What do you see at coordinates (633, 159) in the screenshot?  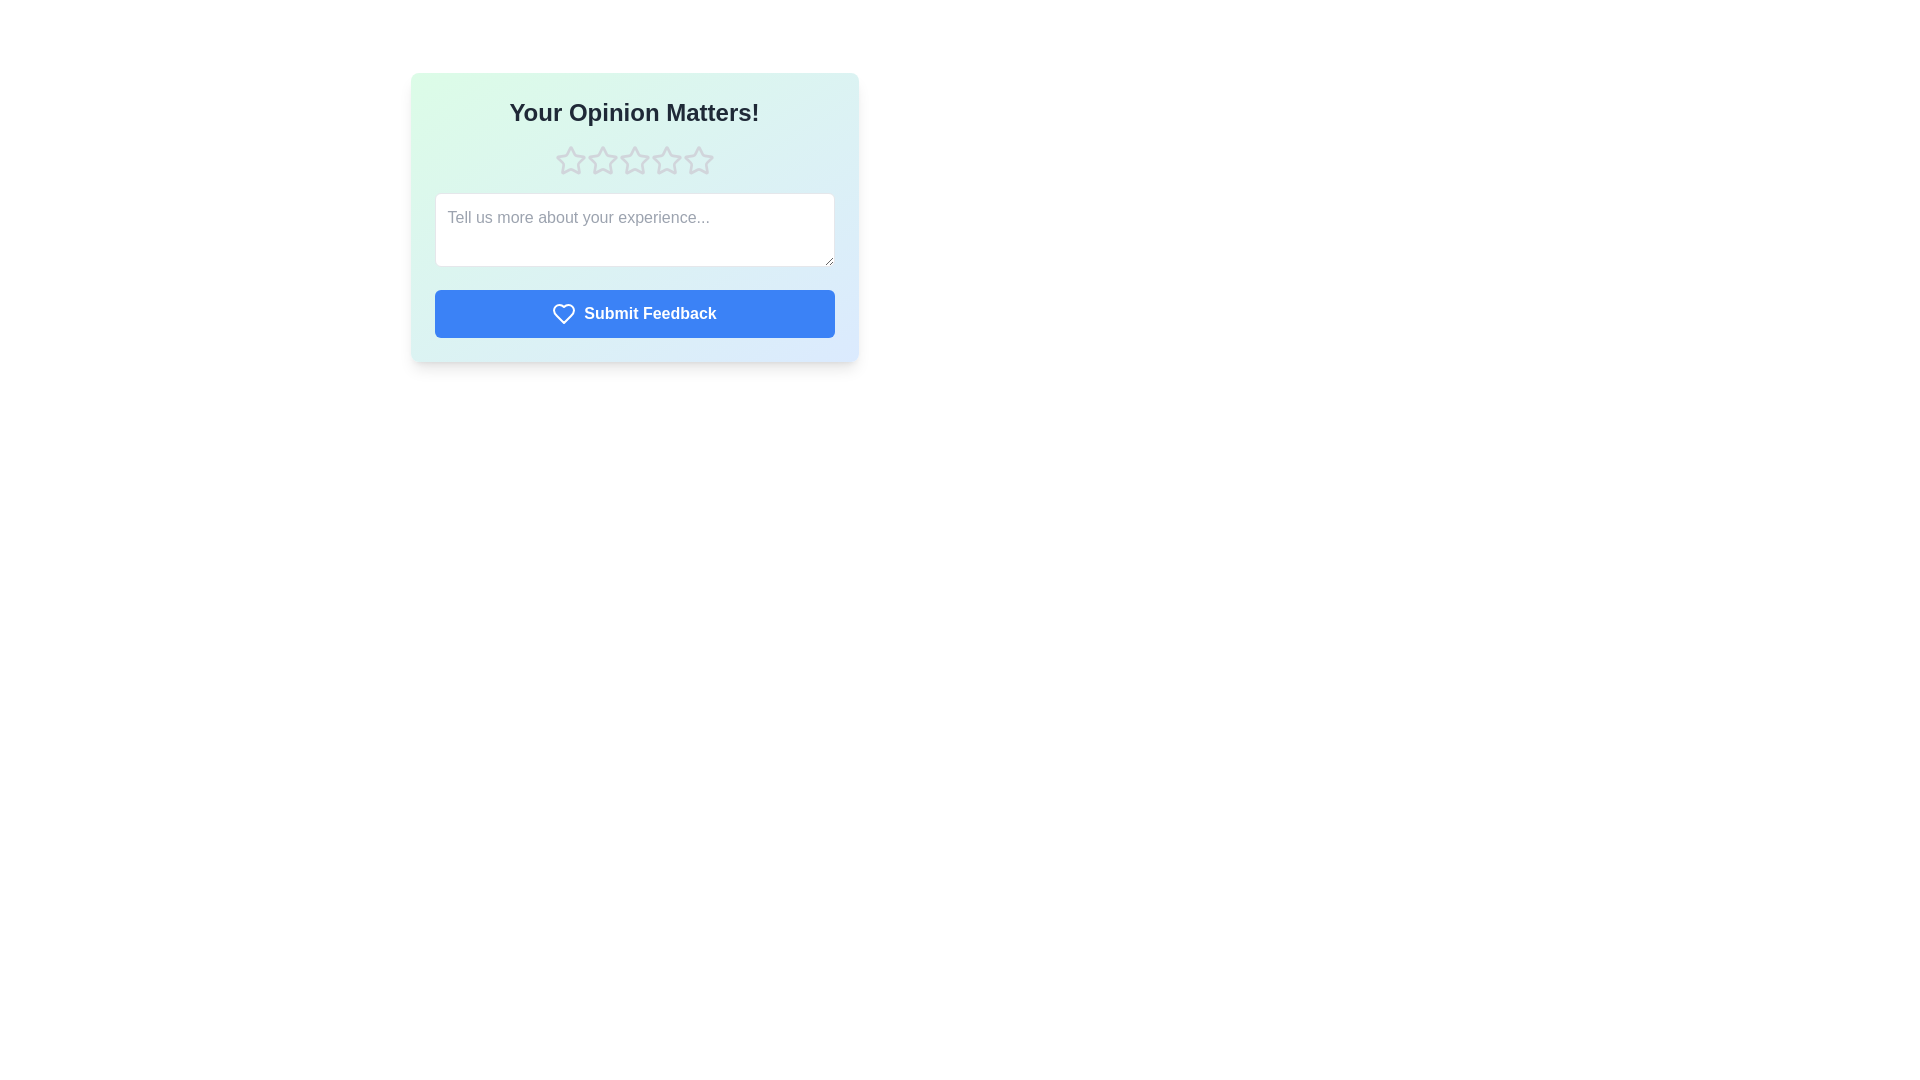 I see `the second star in the rating system for accessibility navigation, located beneath the heading 'Your Opinion Matters!' and above the text input field` at bounding box center [633, 159].